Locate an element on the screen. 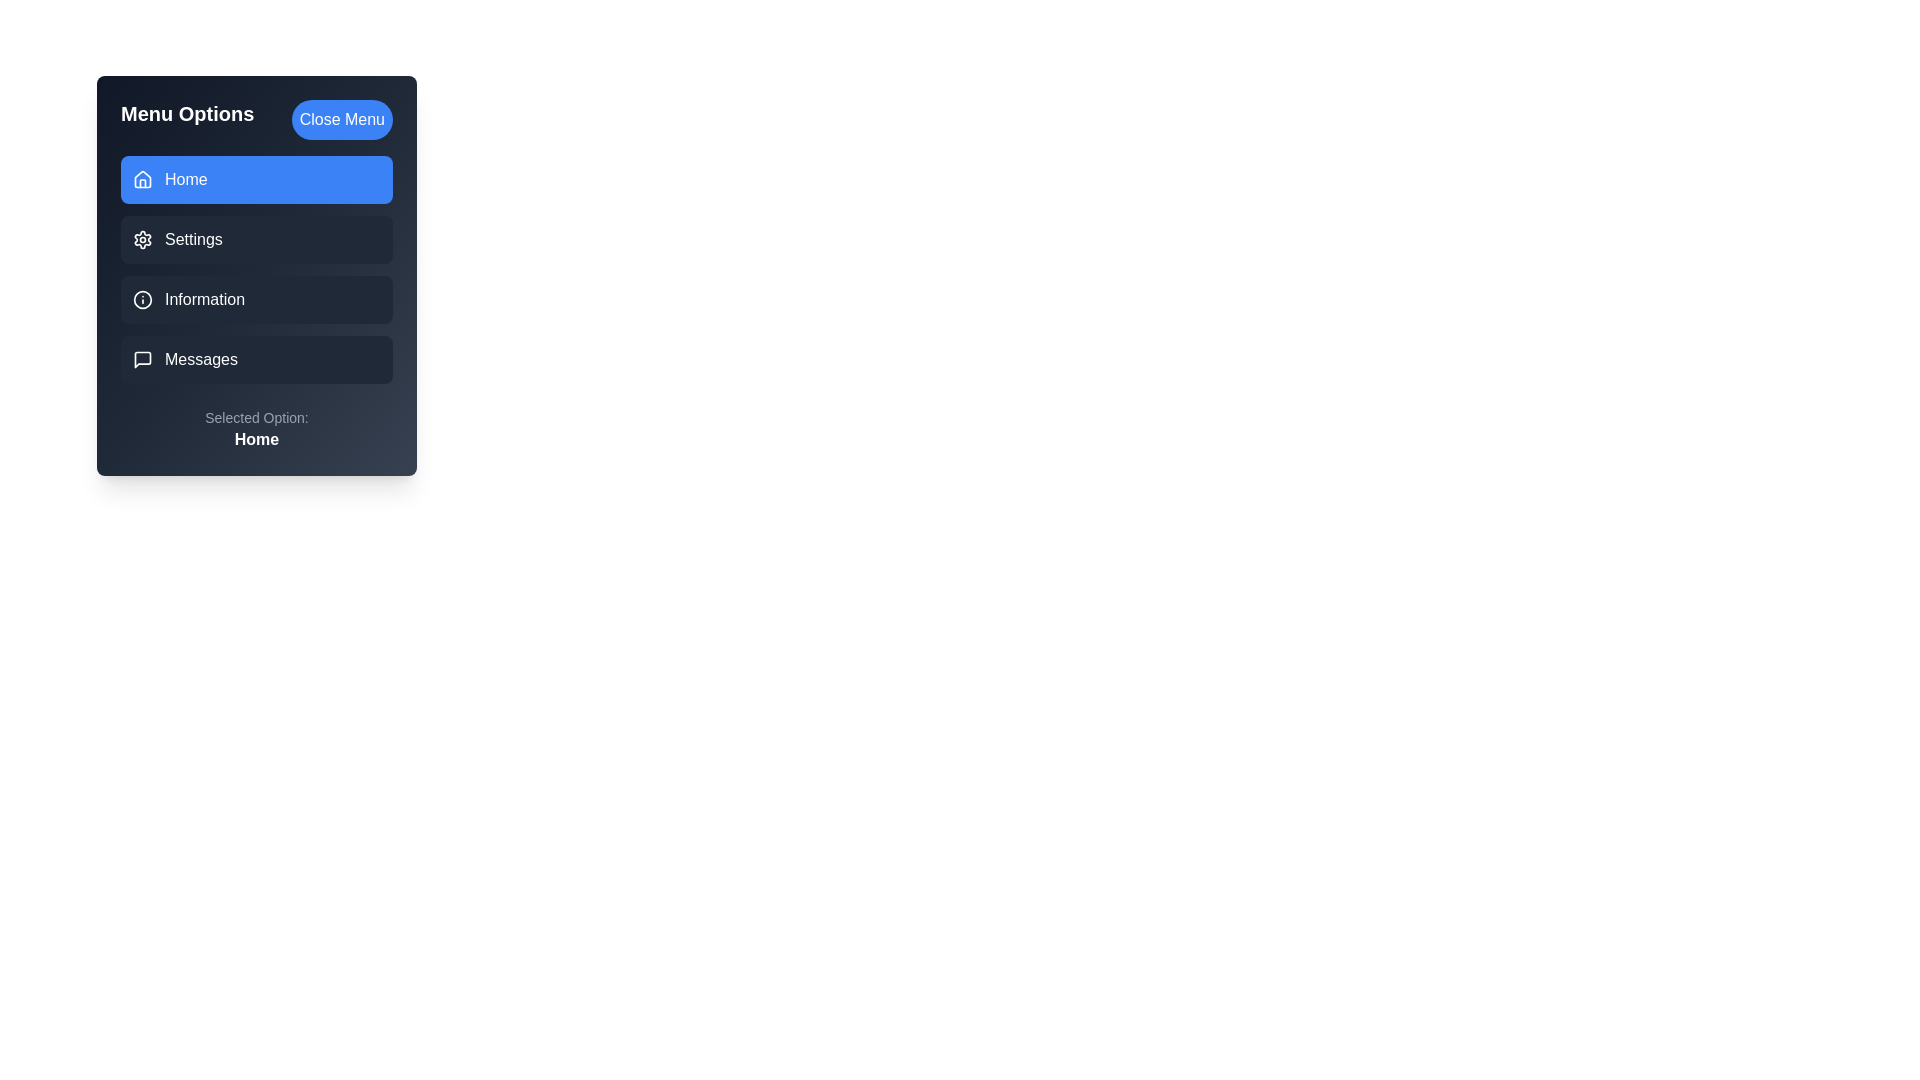 This screenshot has height=1080, width=1920. the 'Menu Options' text label is located at coordinates (187, 119).